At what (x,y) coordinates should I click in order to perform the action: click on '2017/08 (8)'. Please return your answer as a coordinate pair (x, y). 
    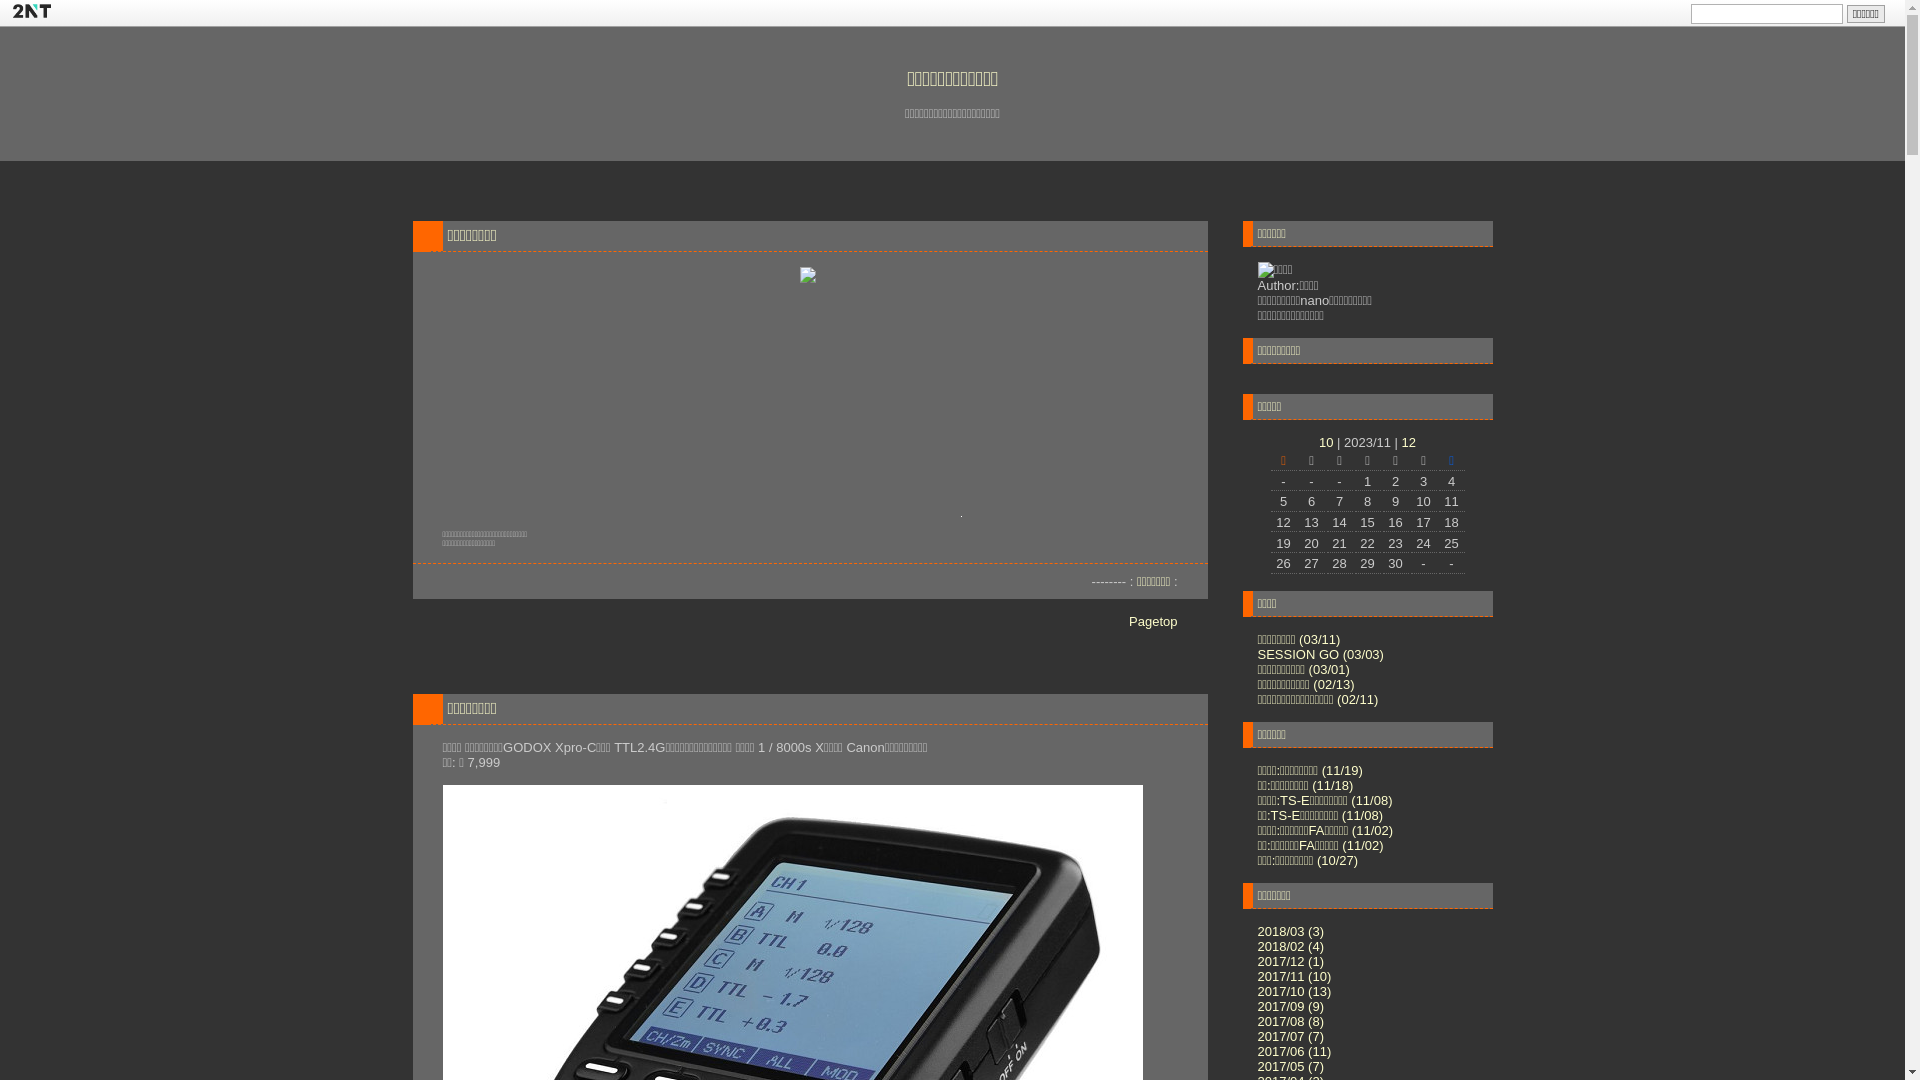
    Looking at the image, I should click on (1291, 1021).